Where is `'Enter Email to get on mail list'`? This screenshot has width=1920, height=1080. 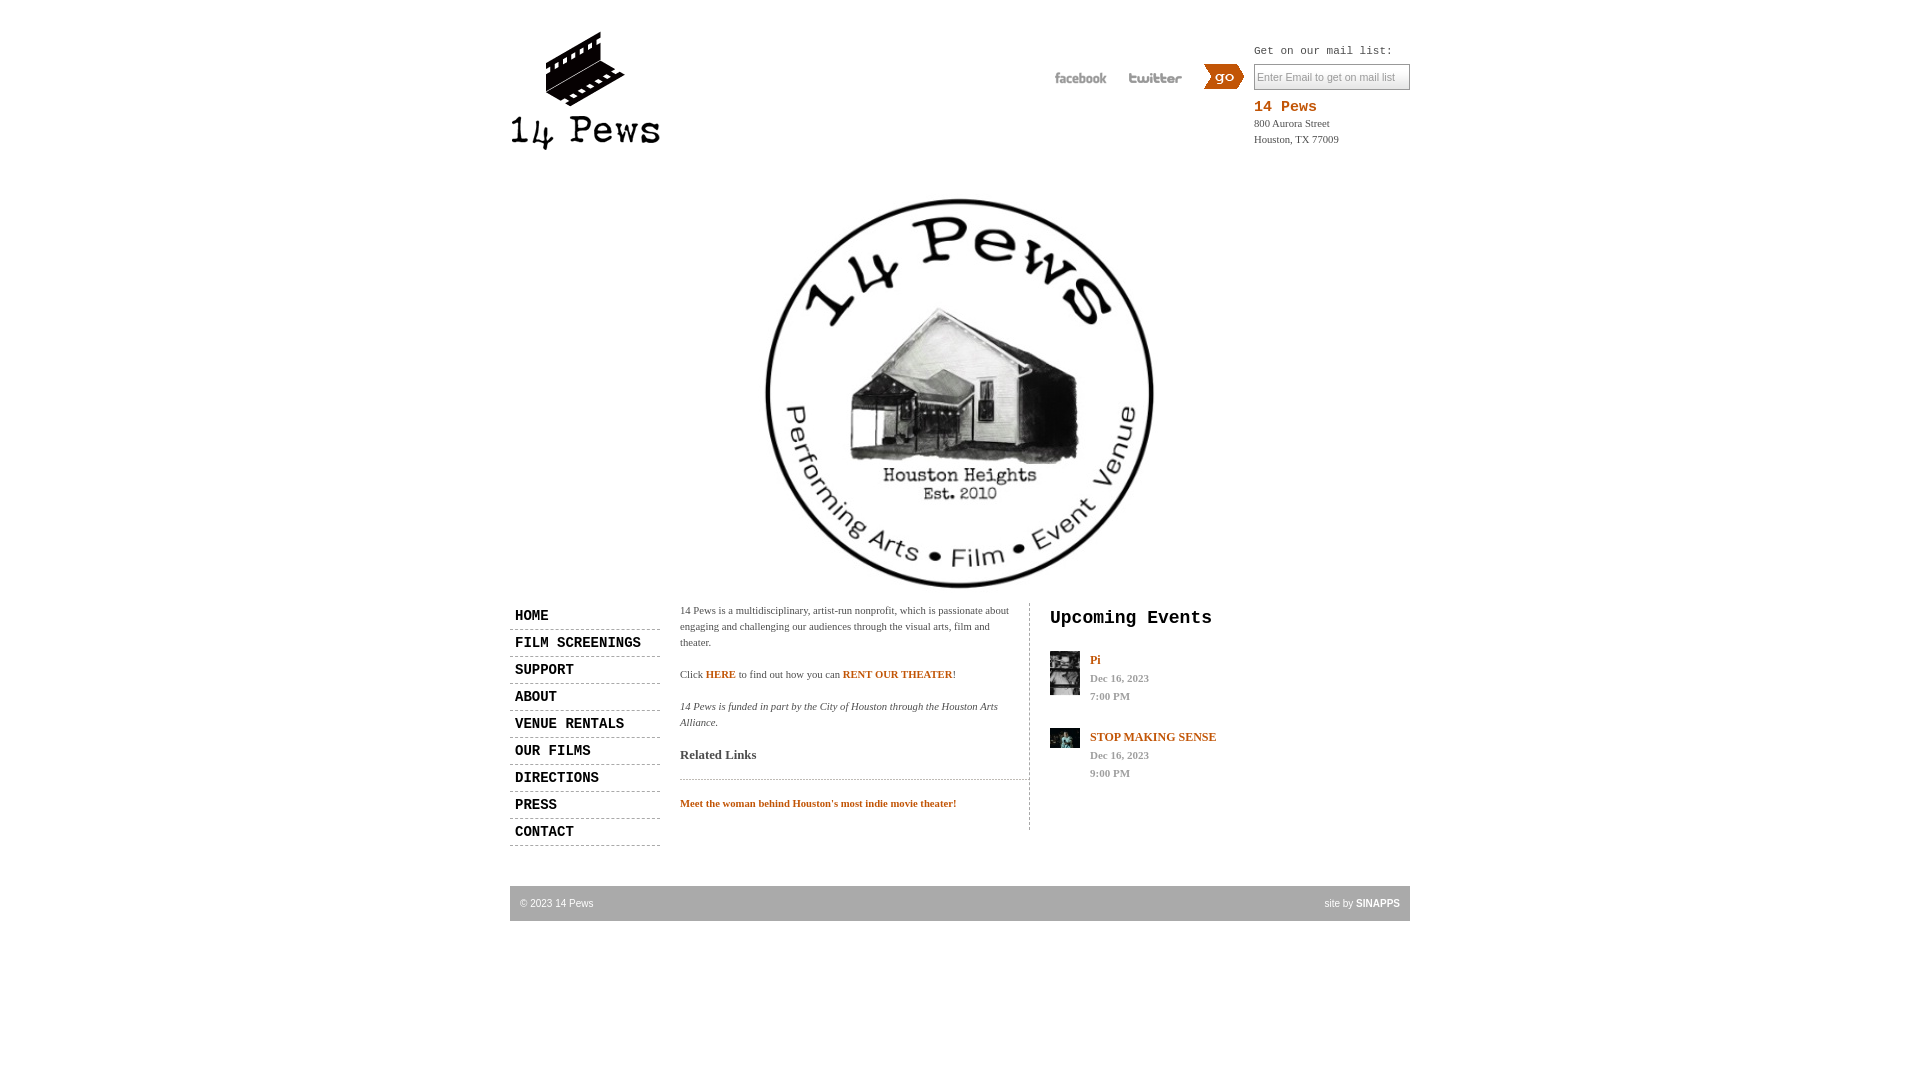 'Enter Email to get on mail list' is located at coordinates (1331, 76).